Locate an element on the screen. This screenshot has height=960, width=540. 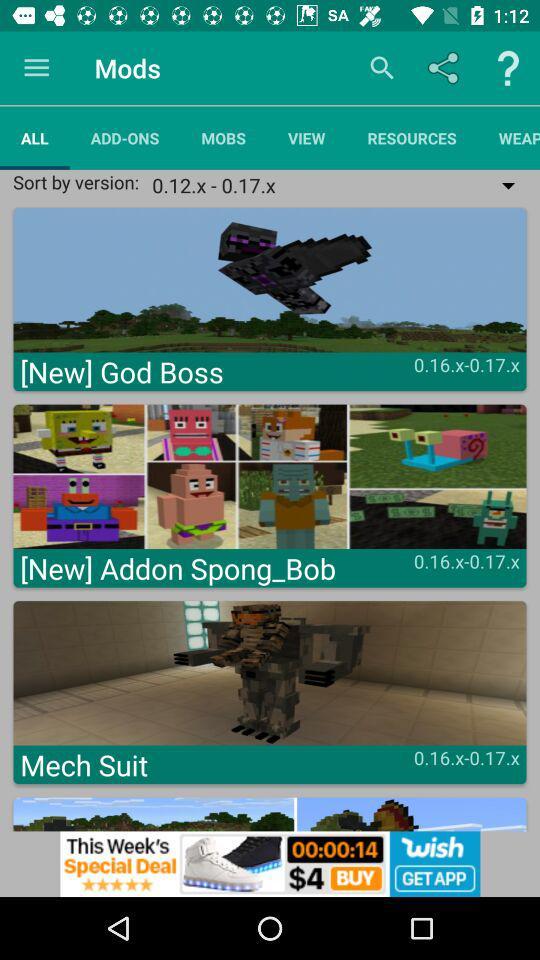
help is located at coordinates (508, 68).